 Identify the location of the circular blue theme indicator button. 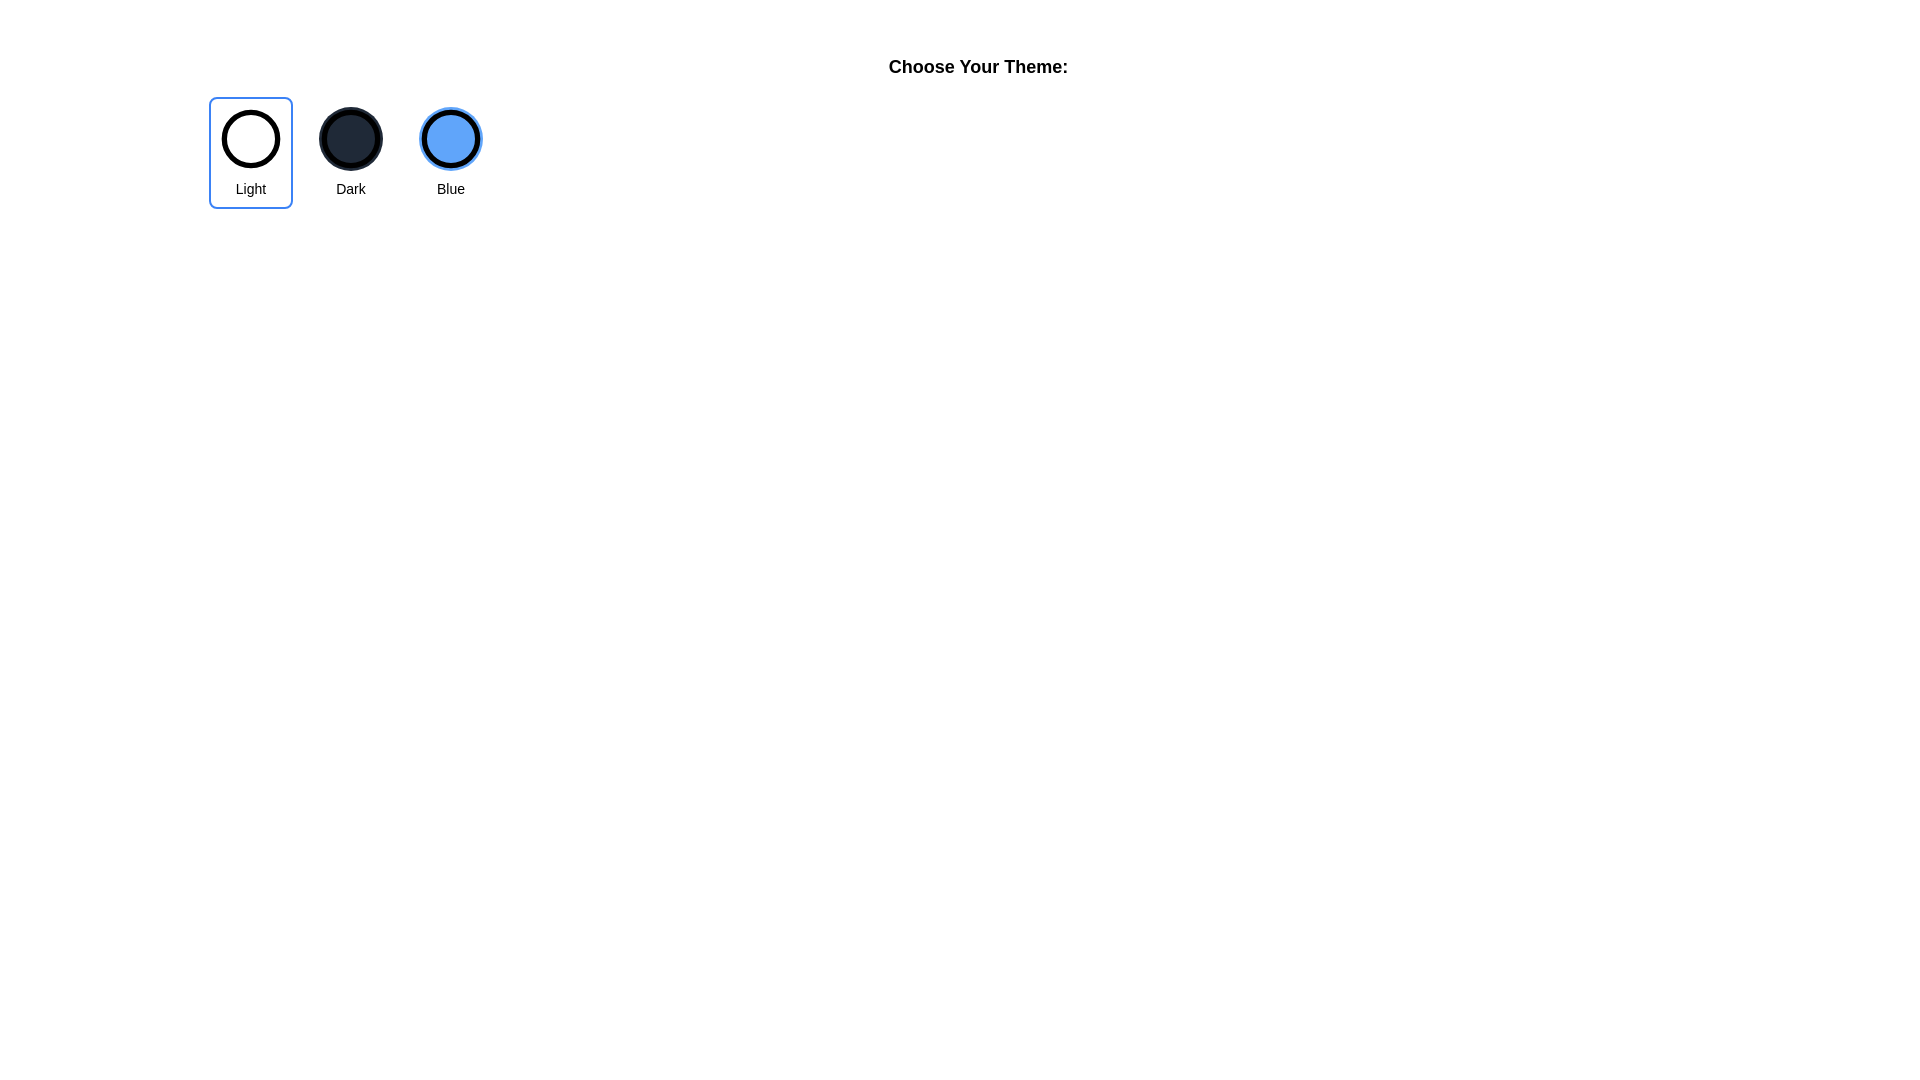
(450, 137).